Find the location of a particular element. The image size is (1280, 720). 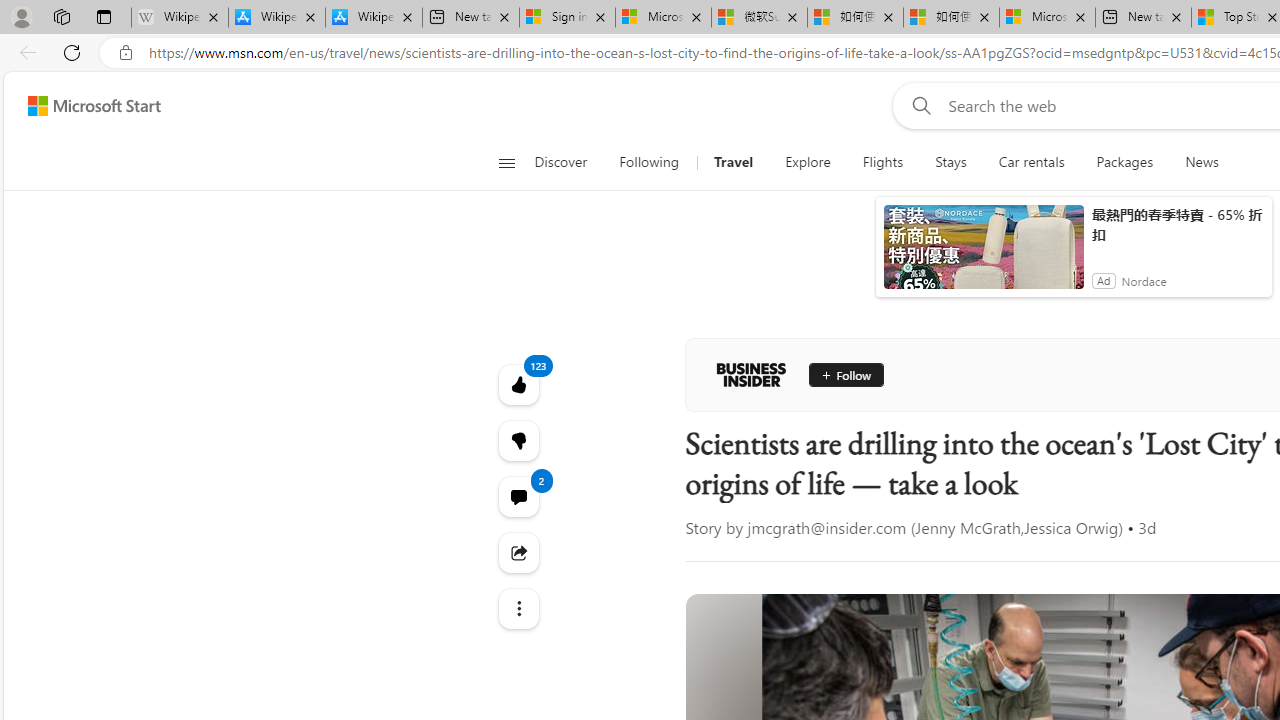

'123 Like' is located at coordinates (518, 384).